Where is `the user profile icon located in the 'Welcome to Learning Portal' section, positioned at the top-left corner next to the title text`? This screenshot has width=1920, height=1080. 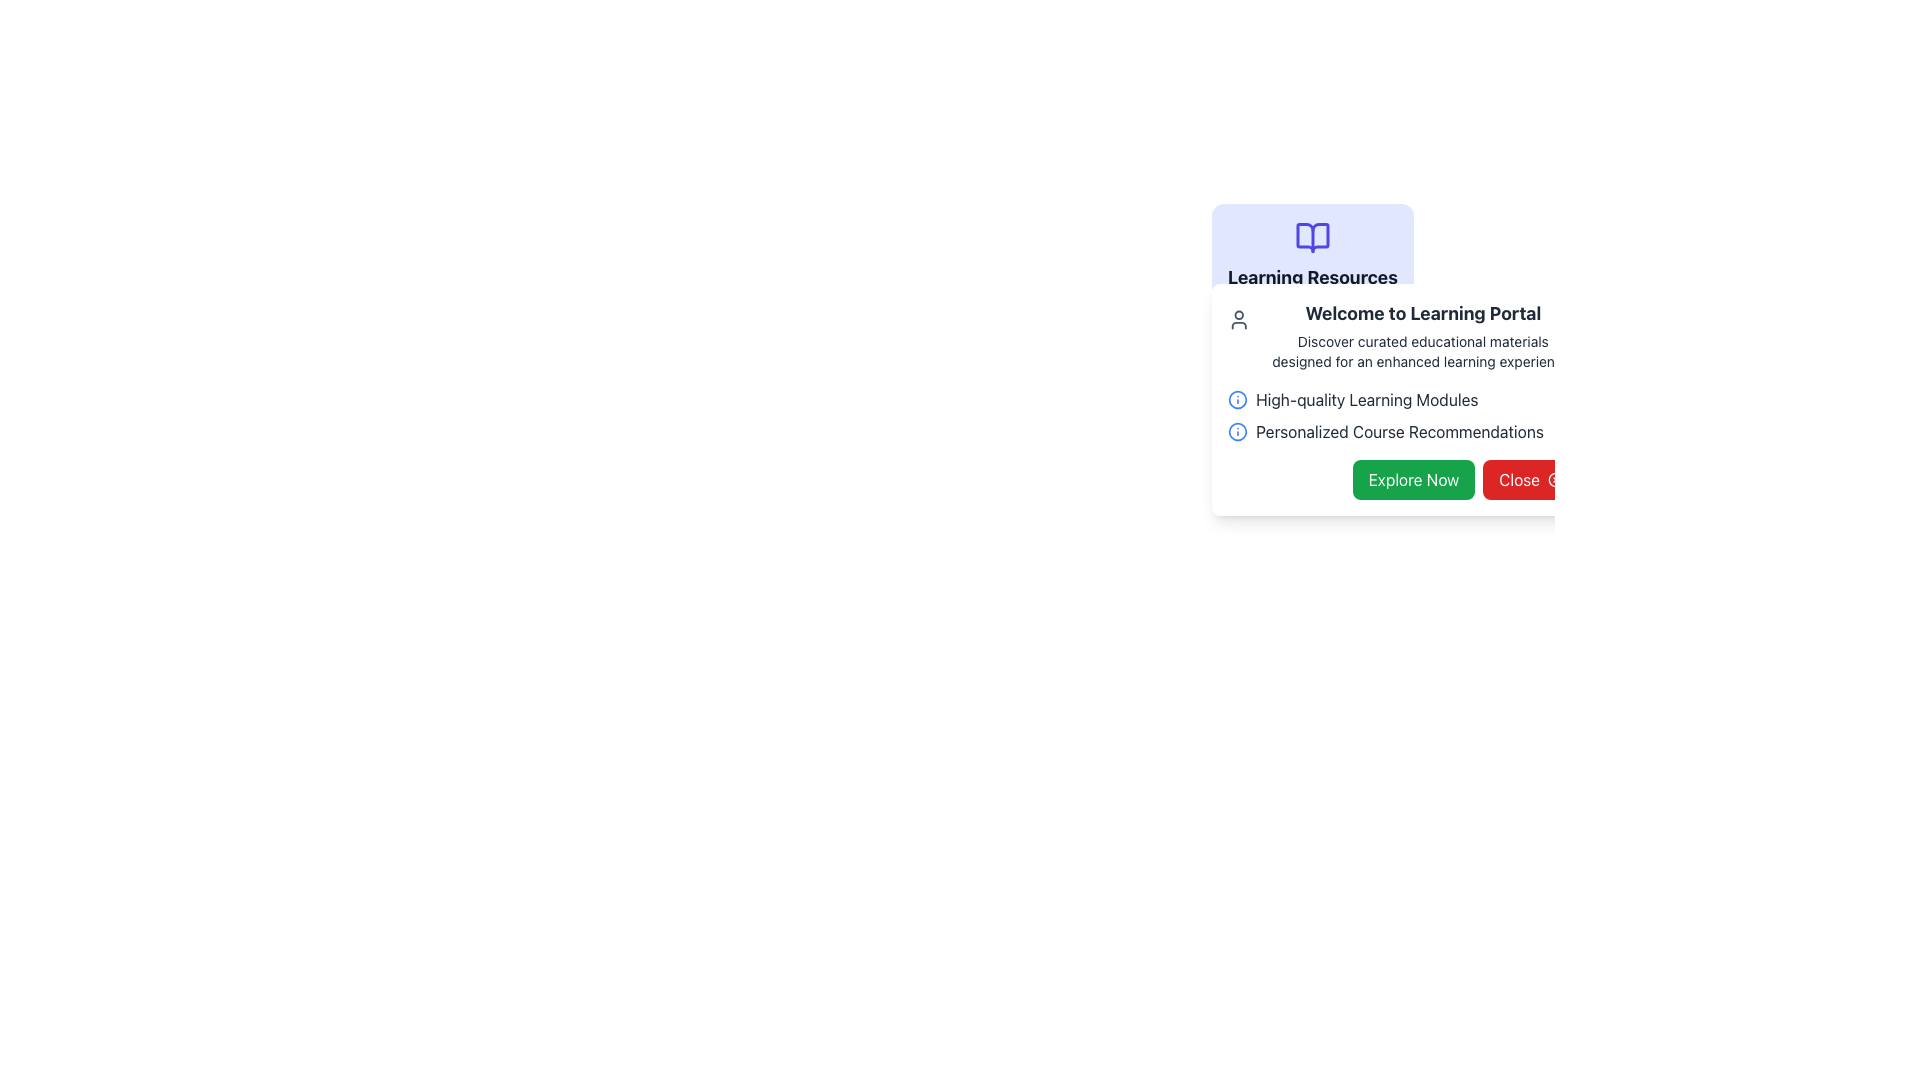 the user profile icon located in the 'Welcome to Learning Portal' section, positioned at the top-left corner next to the title text is located at coordinates (1238, 319).